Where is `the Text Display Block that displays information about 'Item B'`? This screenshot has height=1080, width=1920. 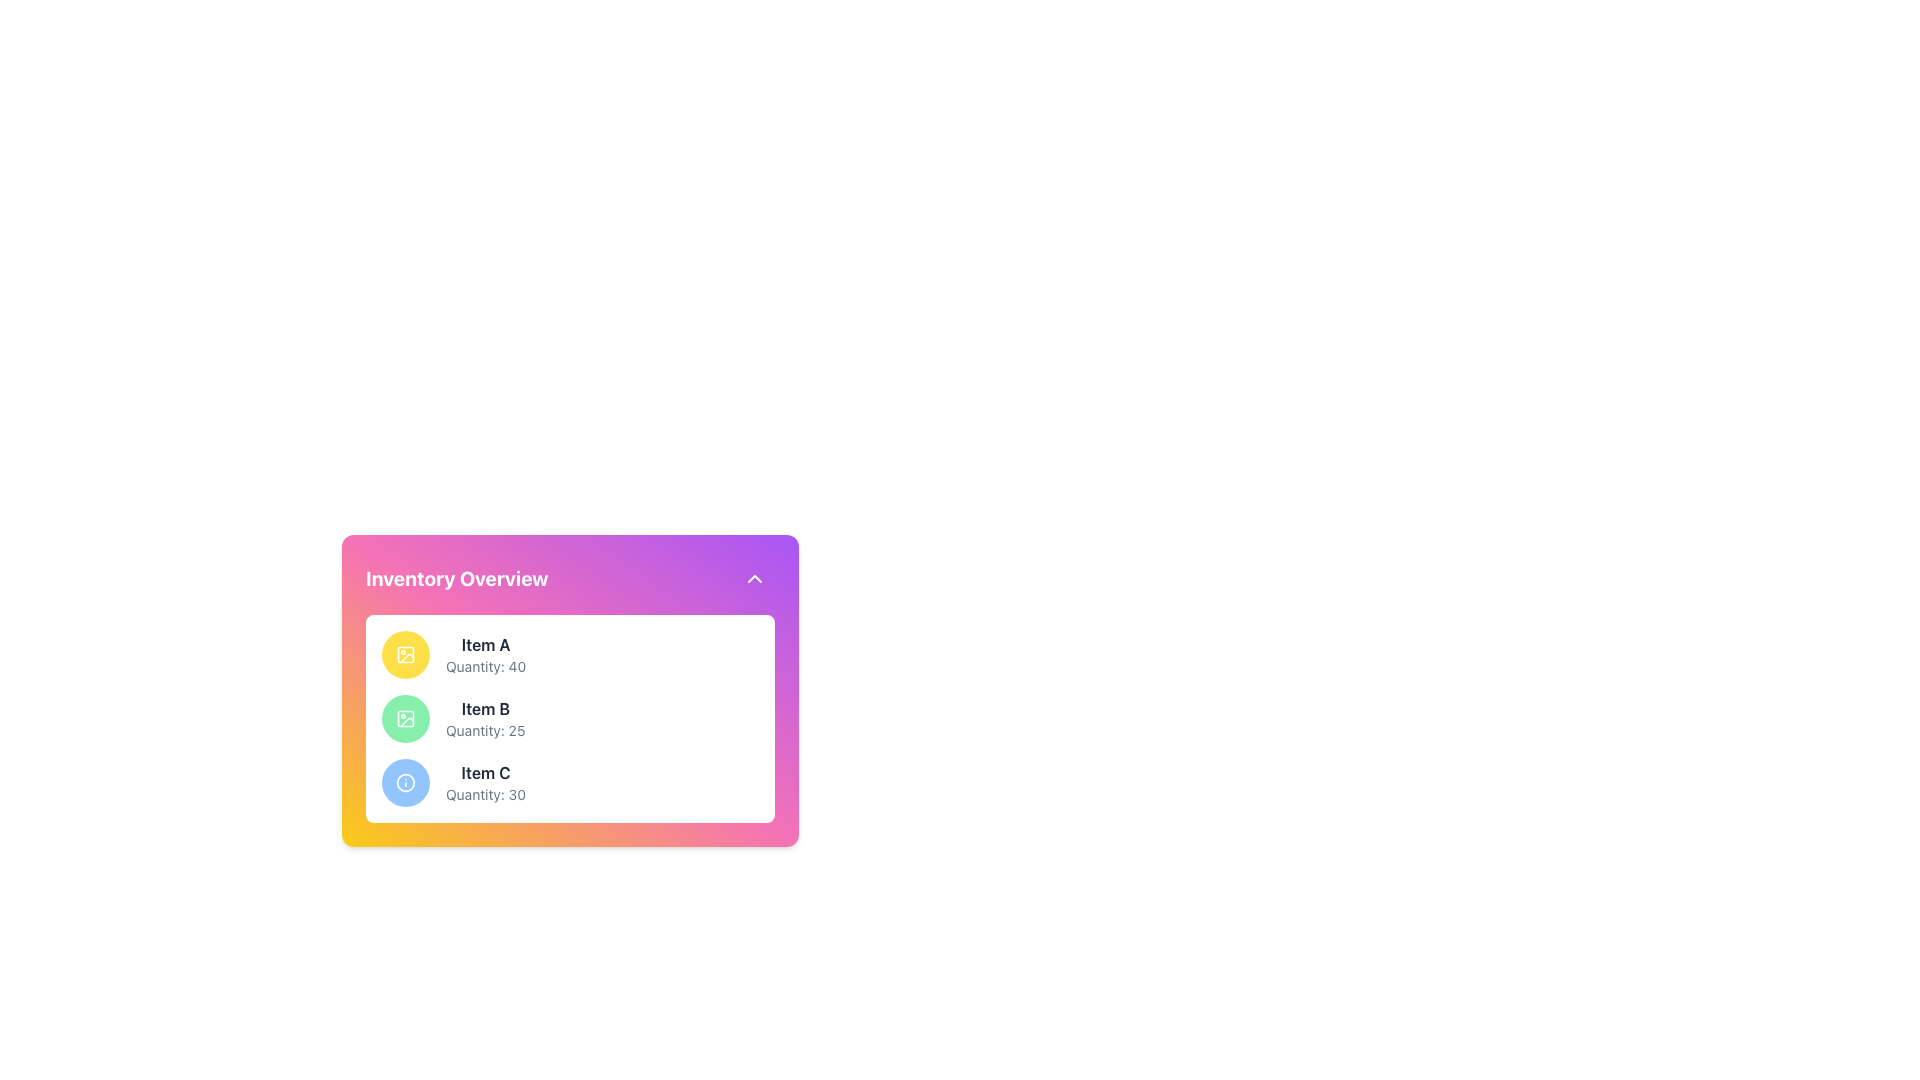 the Text Display Block that displays information about 'Item B' is located at coordinates (569, 717).